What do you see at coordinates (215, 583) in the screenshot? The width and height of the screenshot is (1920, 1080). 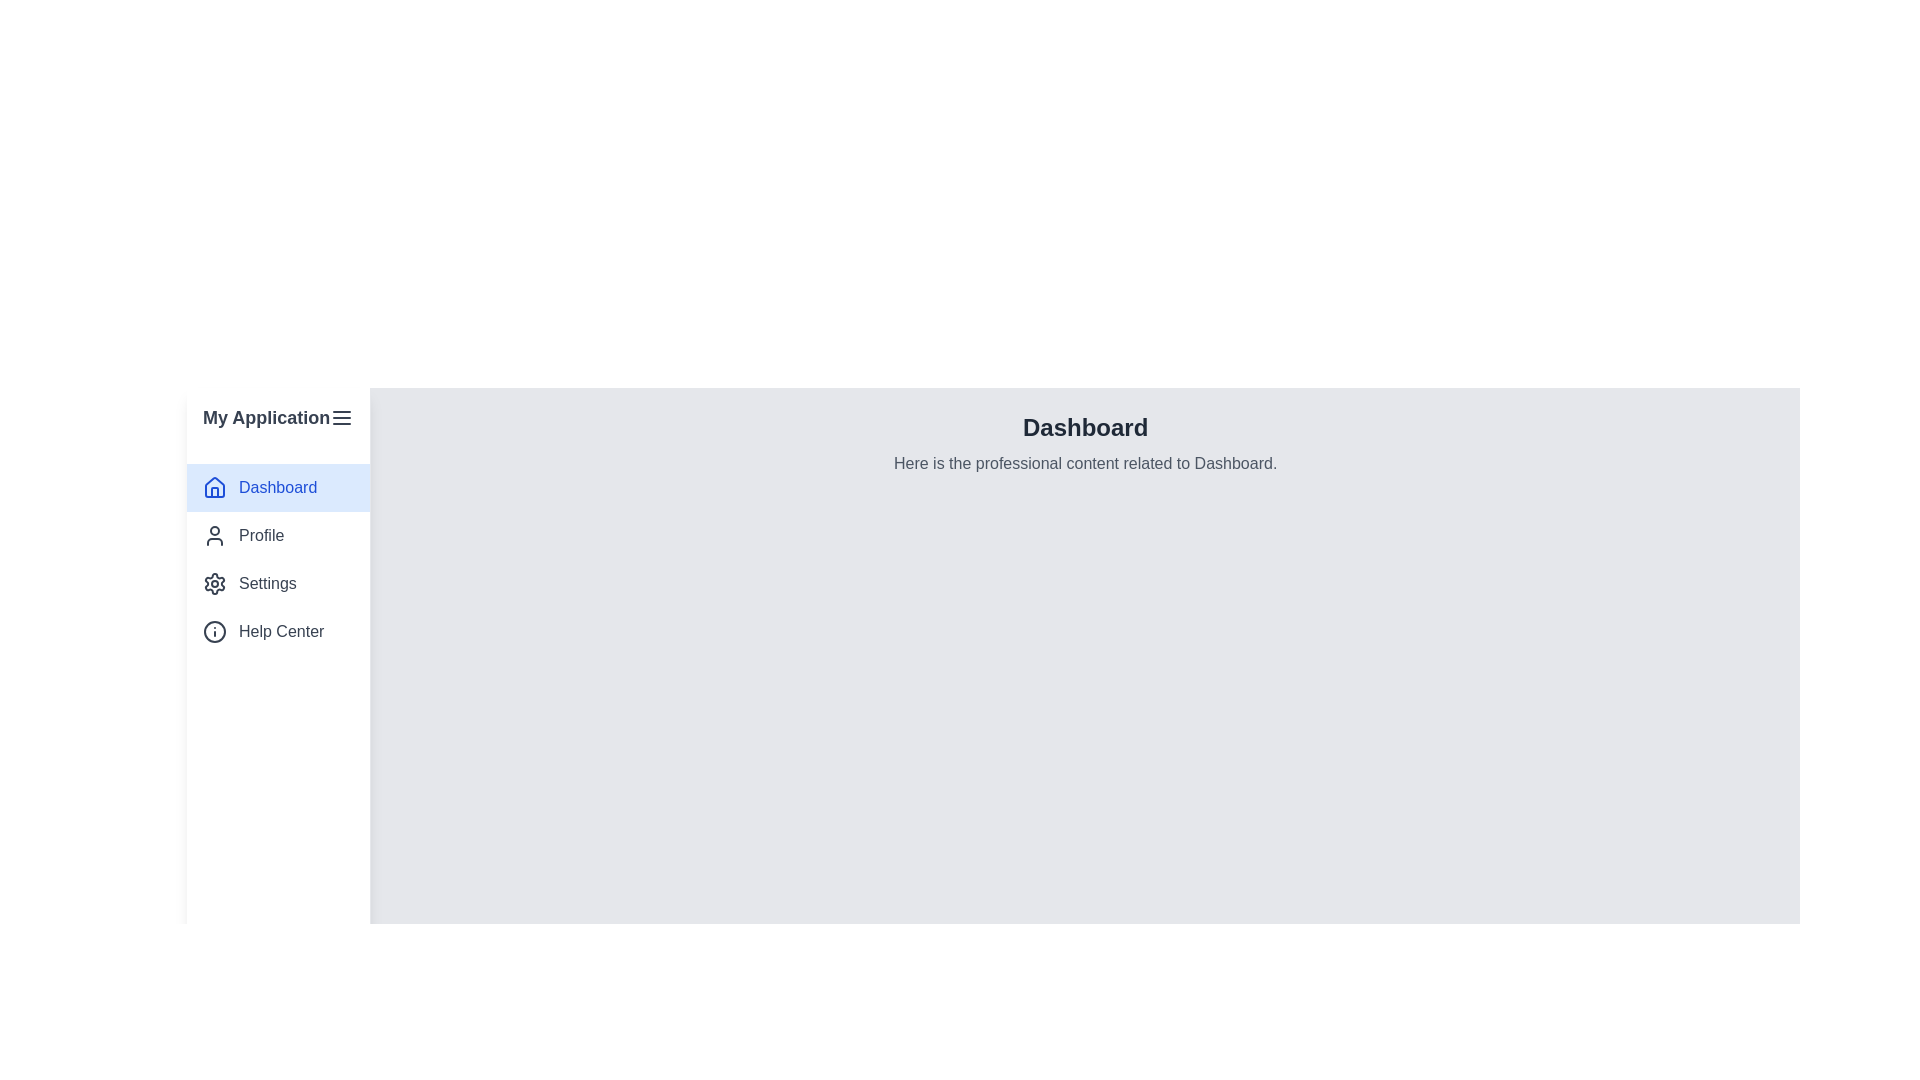 I see `the gear-shaped settings icon located on the navigation menu, aligned with the 'Settings' label` at bounding box center [215, 583].